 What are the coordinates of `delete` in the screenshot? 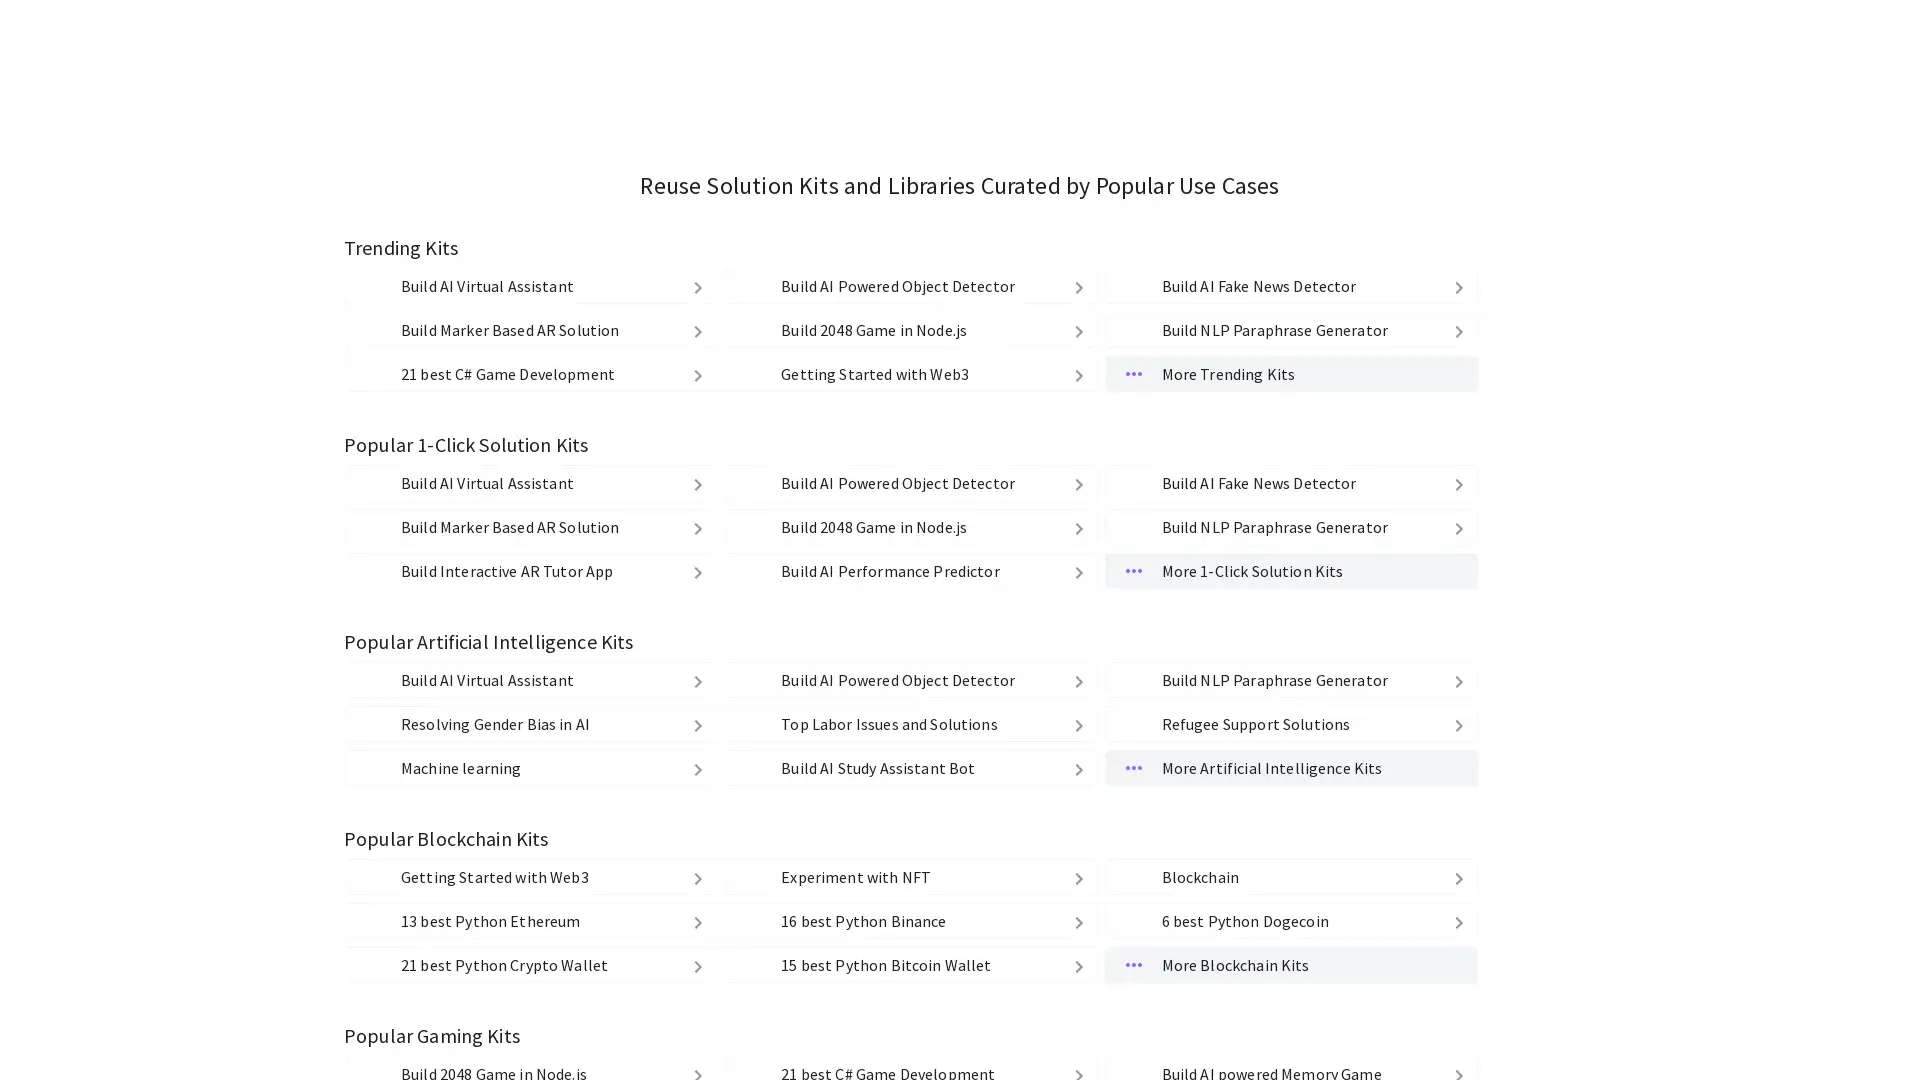 It's located at (682, 877).